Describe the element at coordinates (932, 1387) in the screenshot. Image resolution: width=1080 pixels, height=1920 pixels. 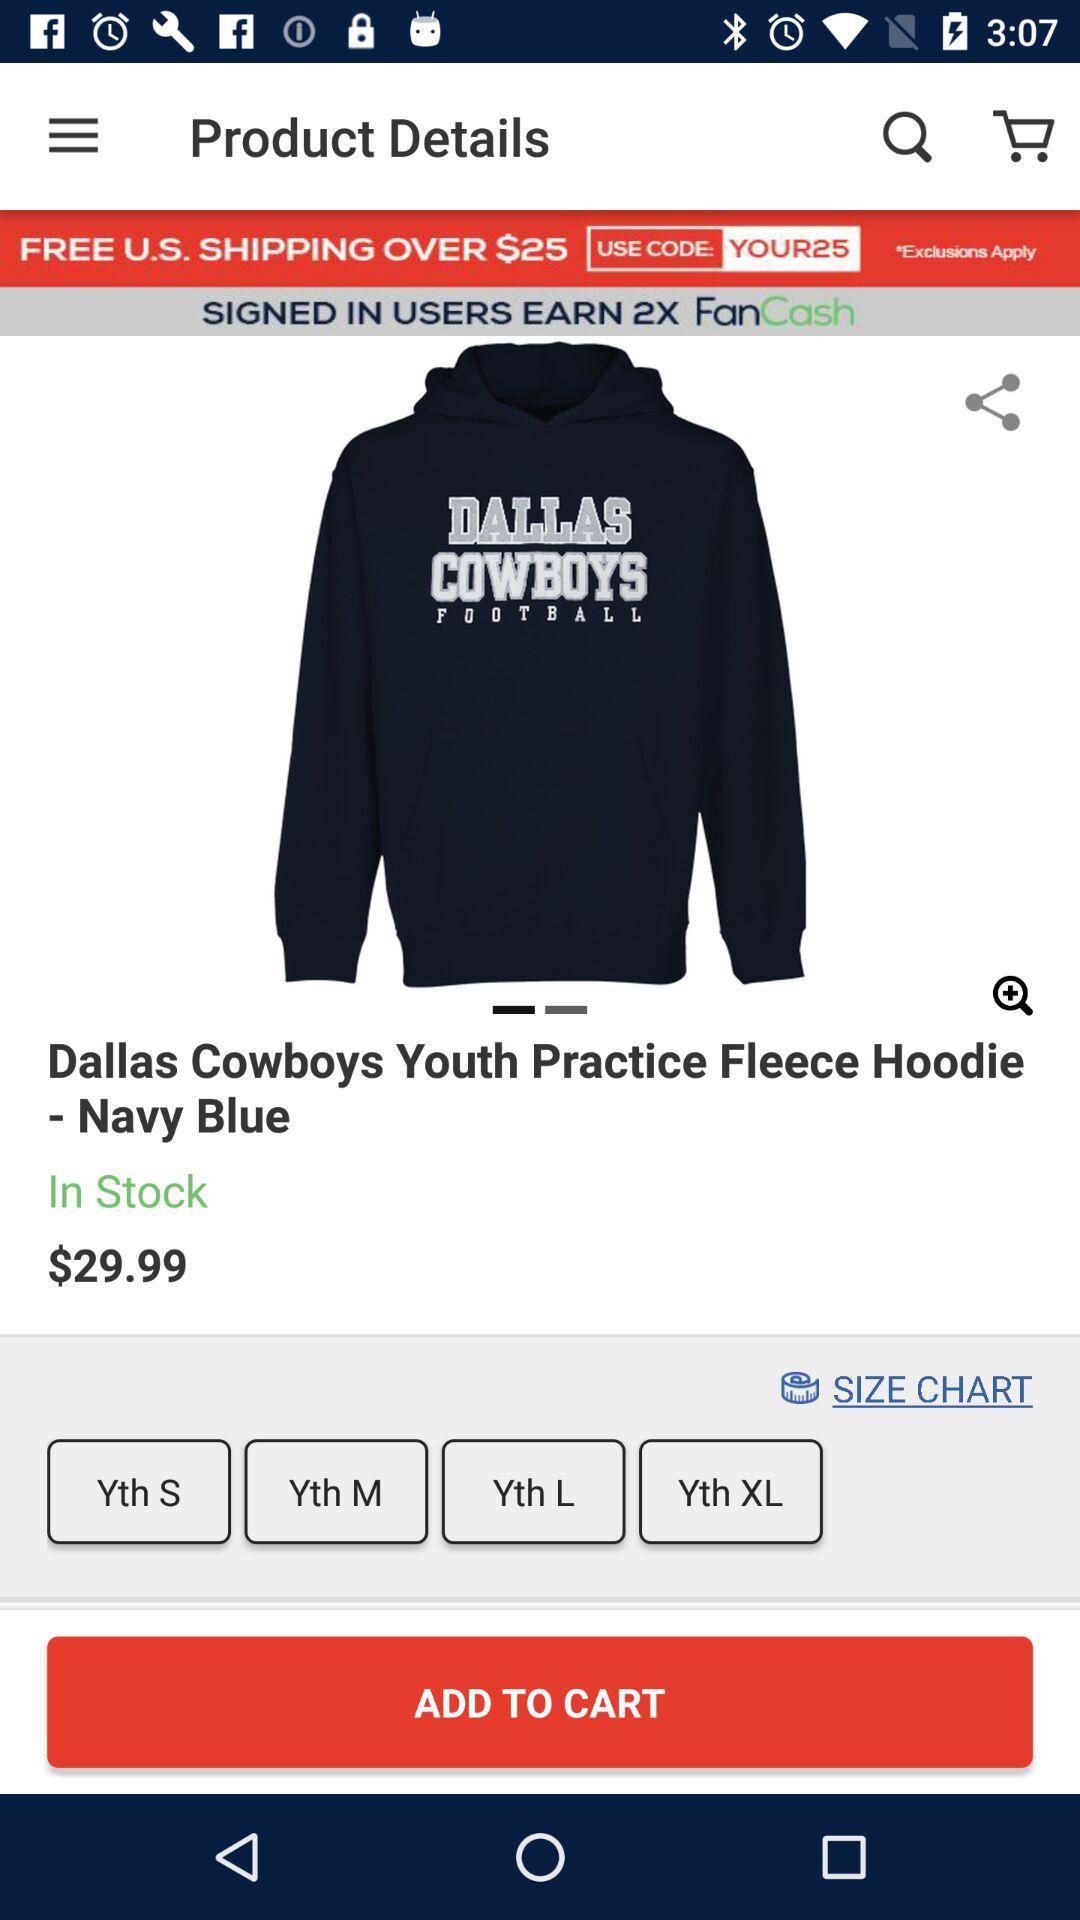
I see `size chart item` at that location.